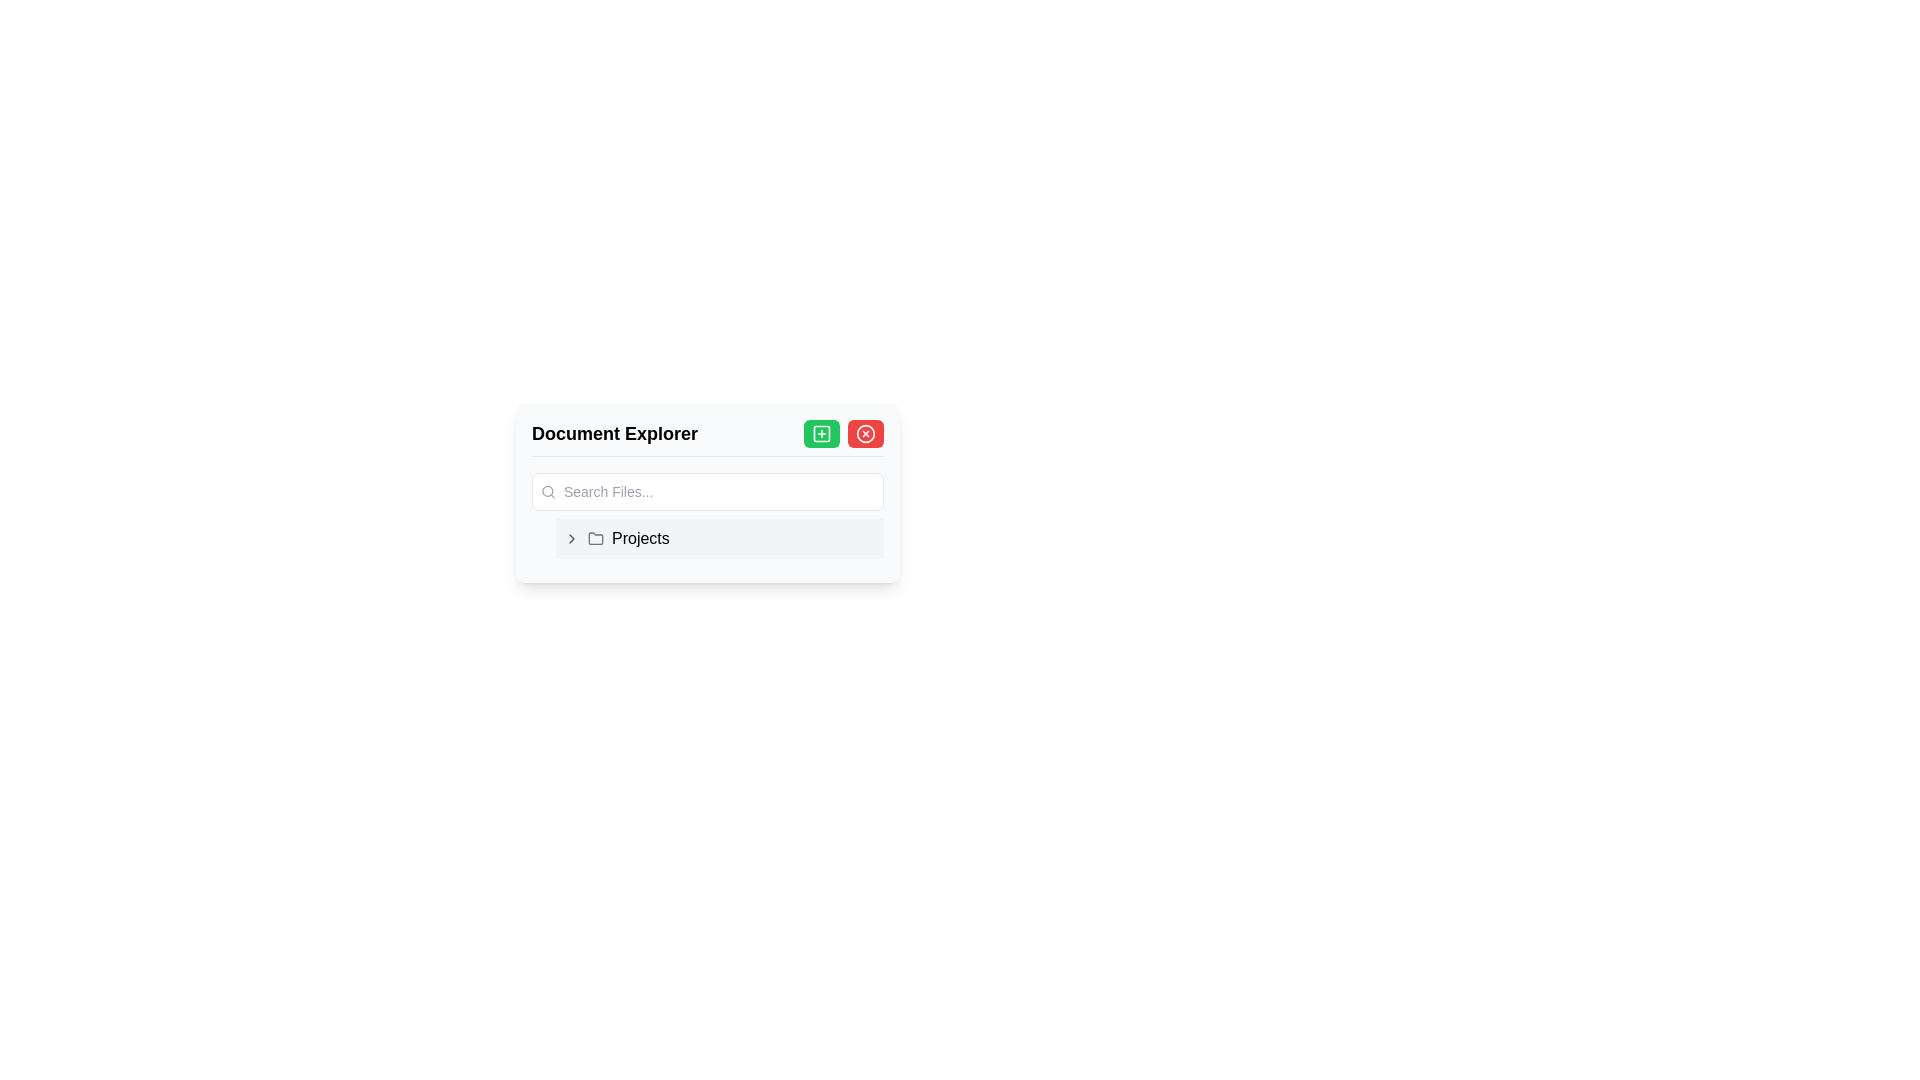 The width and height of the screenshot is (1920, 1080). Describe the element at coordinates (570, 538) in the screenshot. I see `the chevron arrow icon located to the immediate left of the 'Projects' text label to trigger any hover effects` at that location.